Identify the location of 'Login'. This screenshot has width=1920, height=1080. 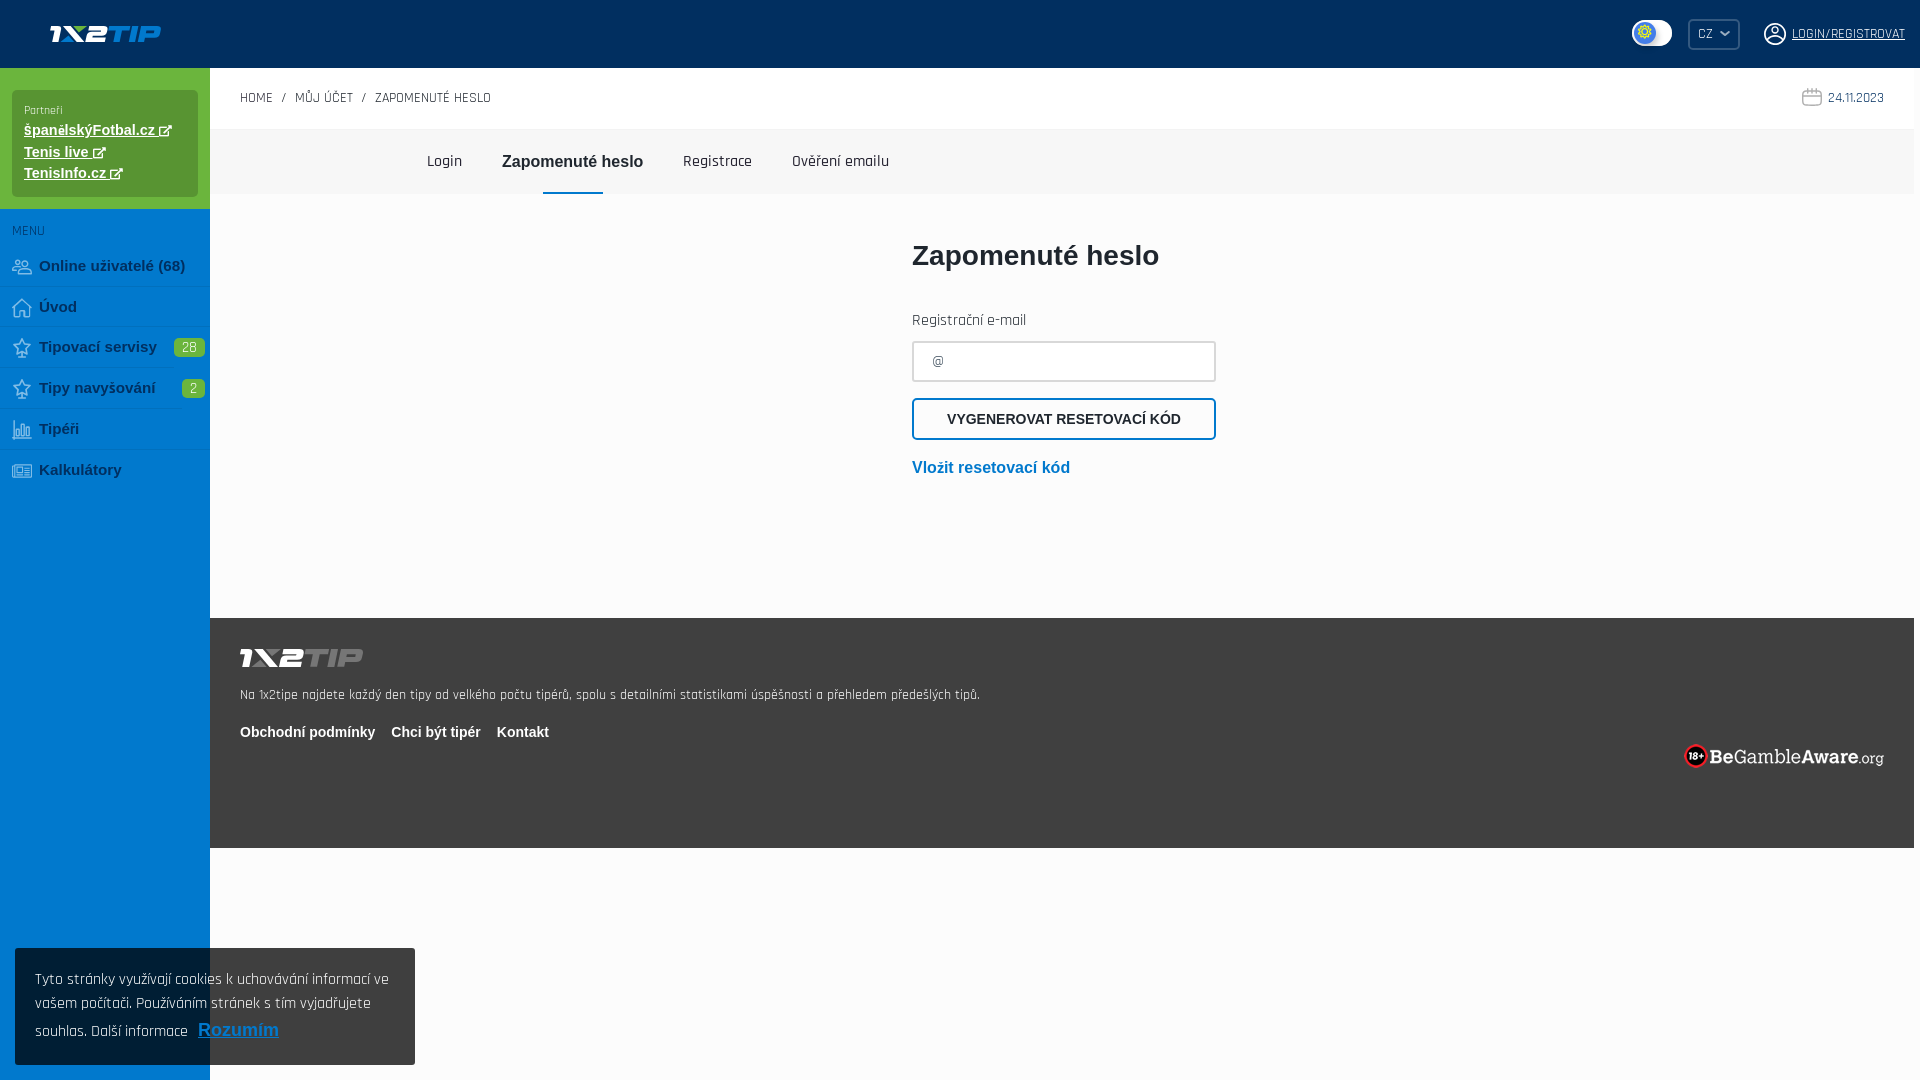
(443, 160).